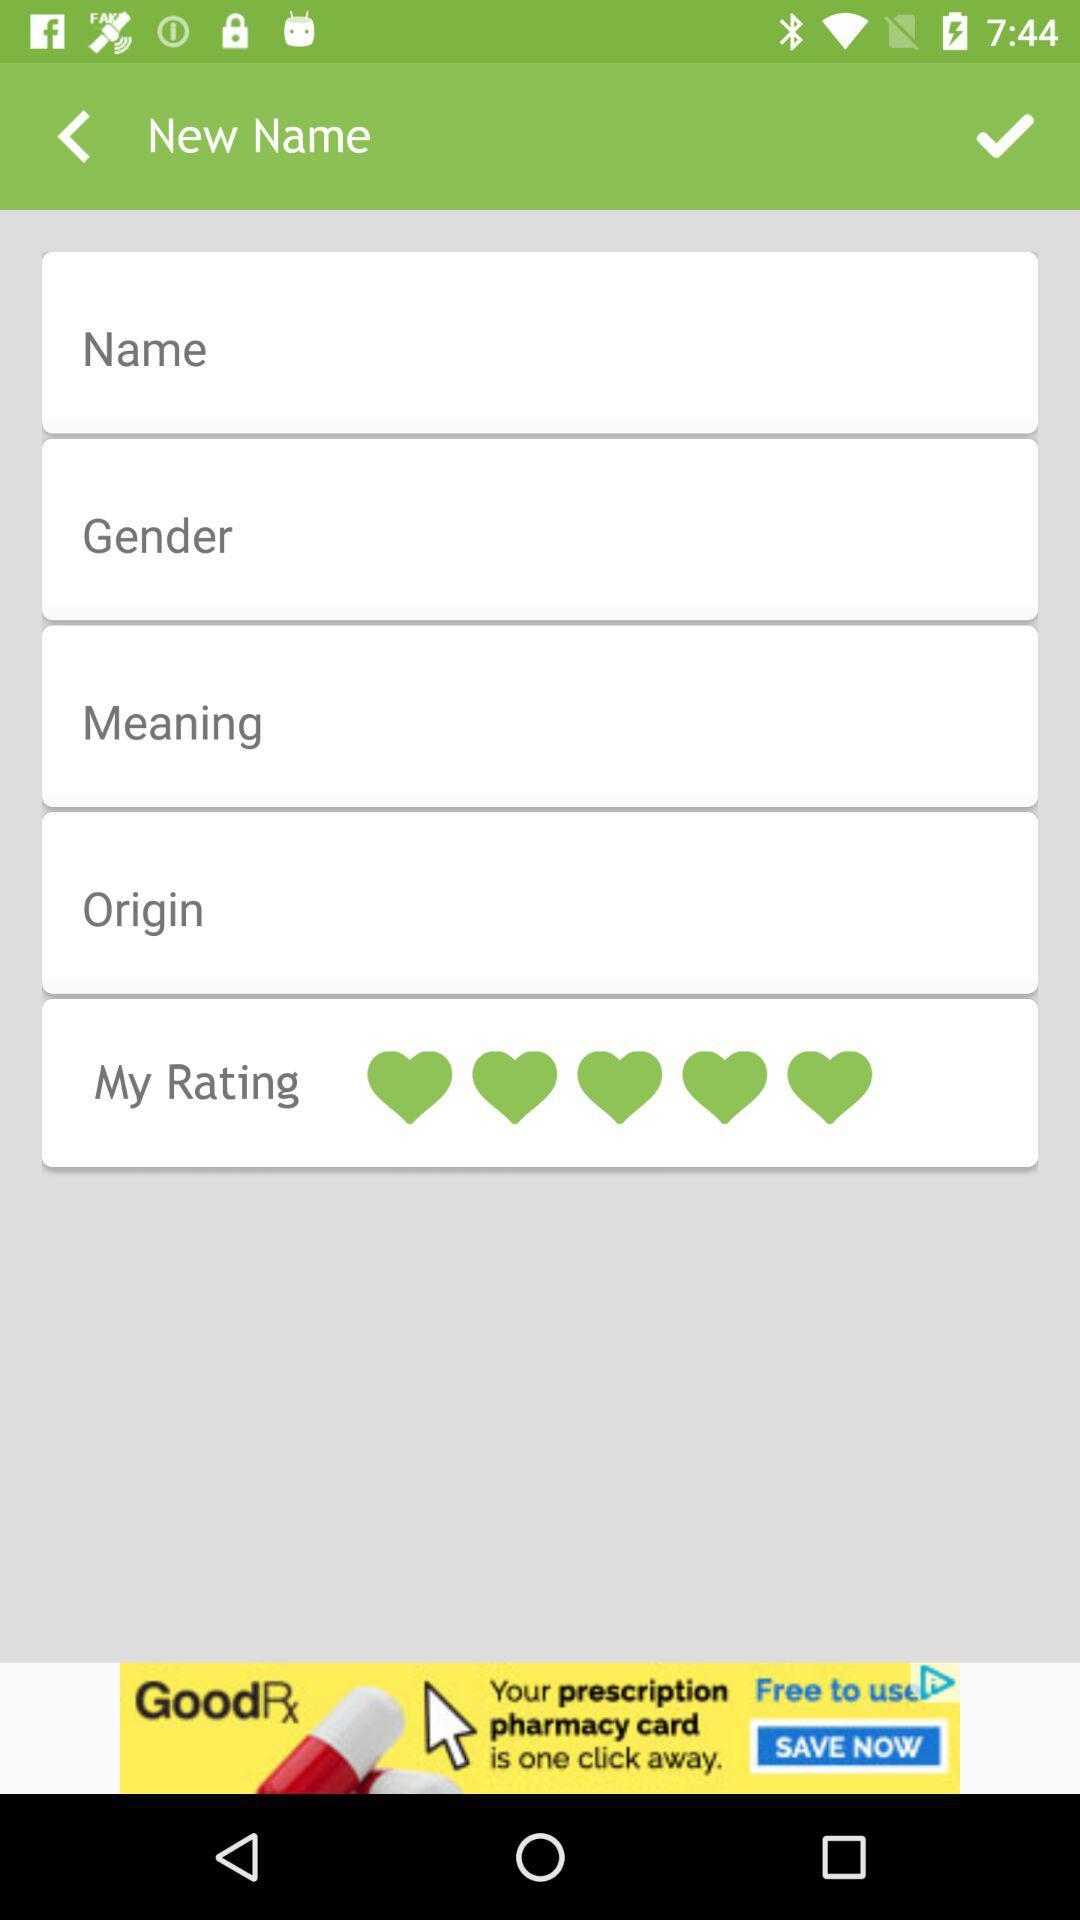 The width and height of the screenshot is (1080, 1920). I want to click on go back, so click(72, 135).